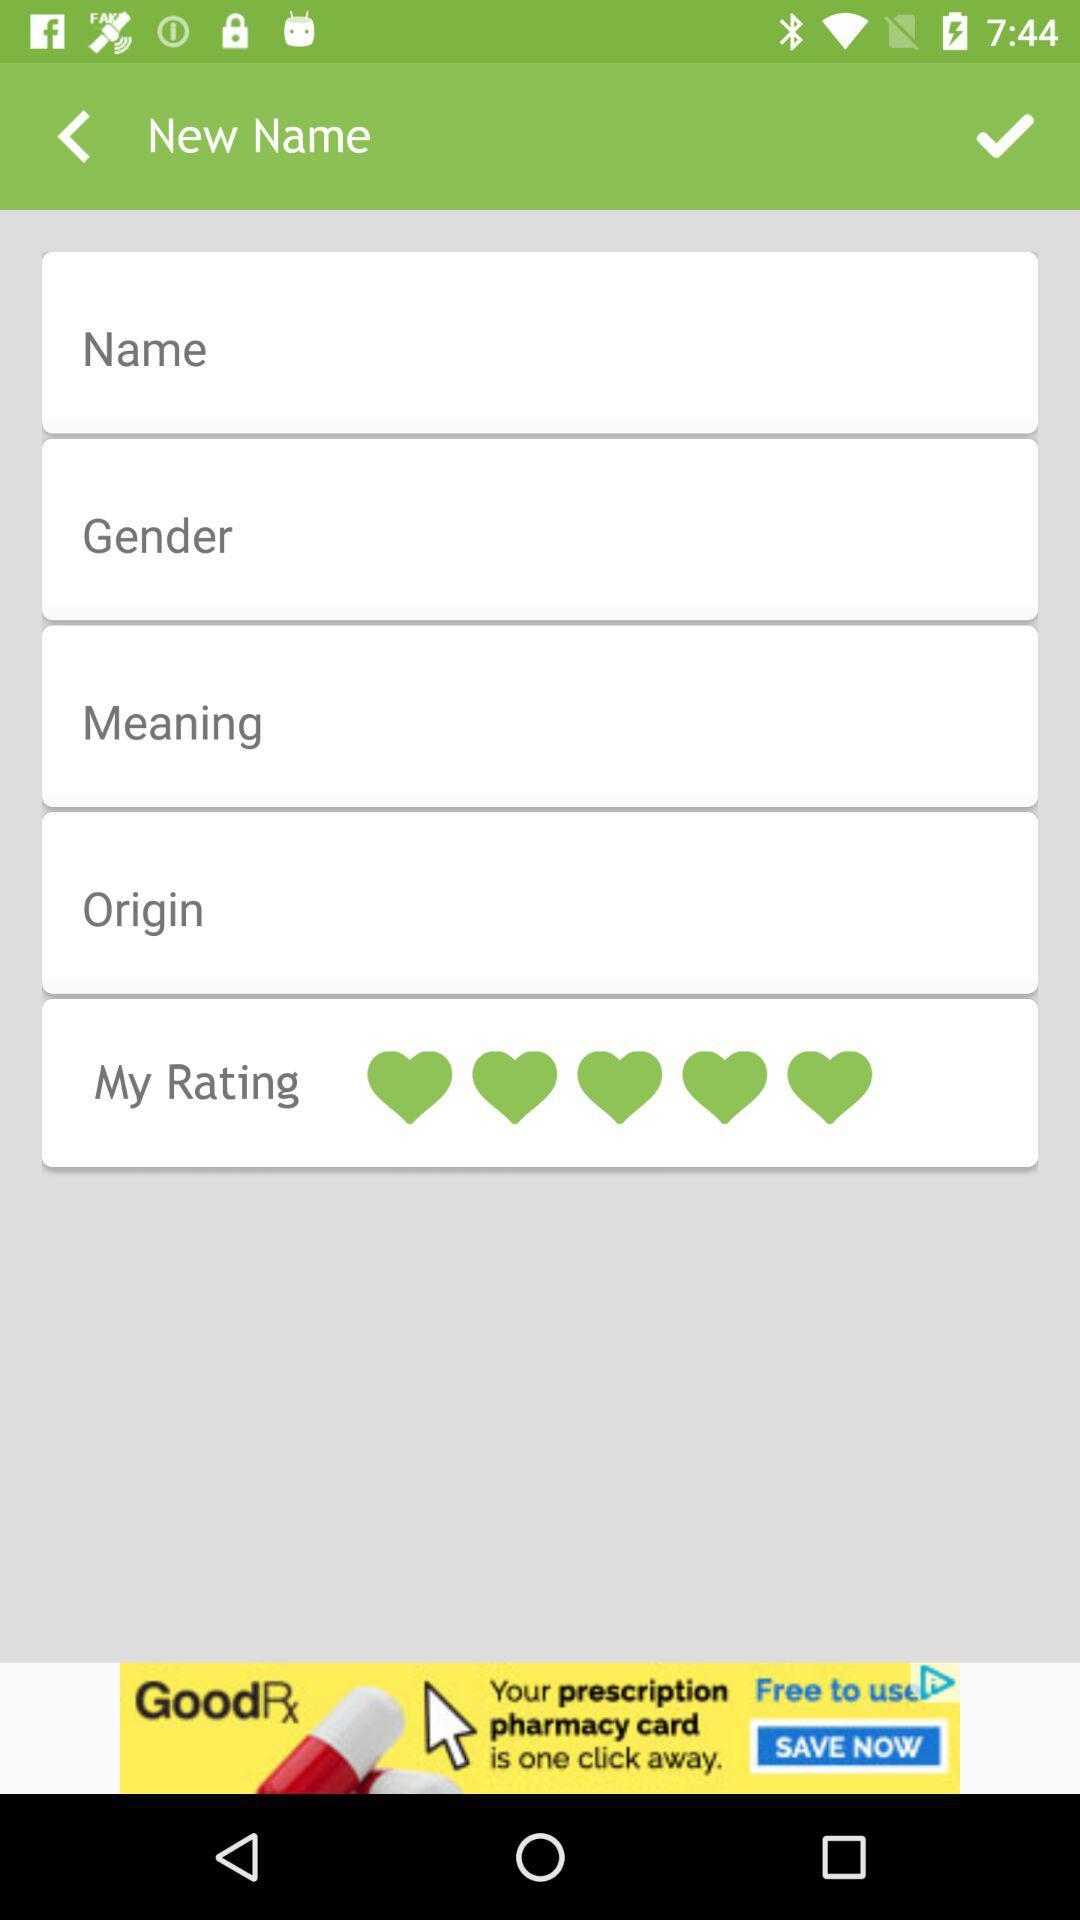 The width and height of the screenshot is (1080, 1920). I want to click on go back, so click(72, 135).